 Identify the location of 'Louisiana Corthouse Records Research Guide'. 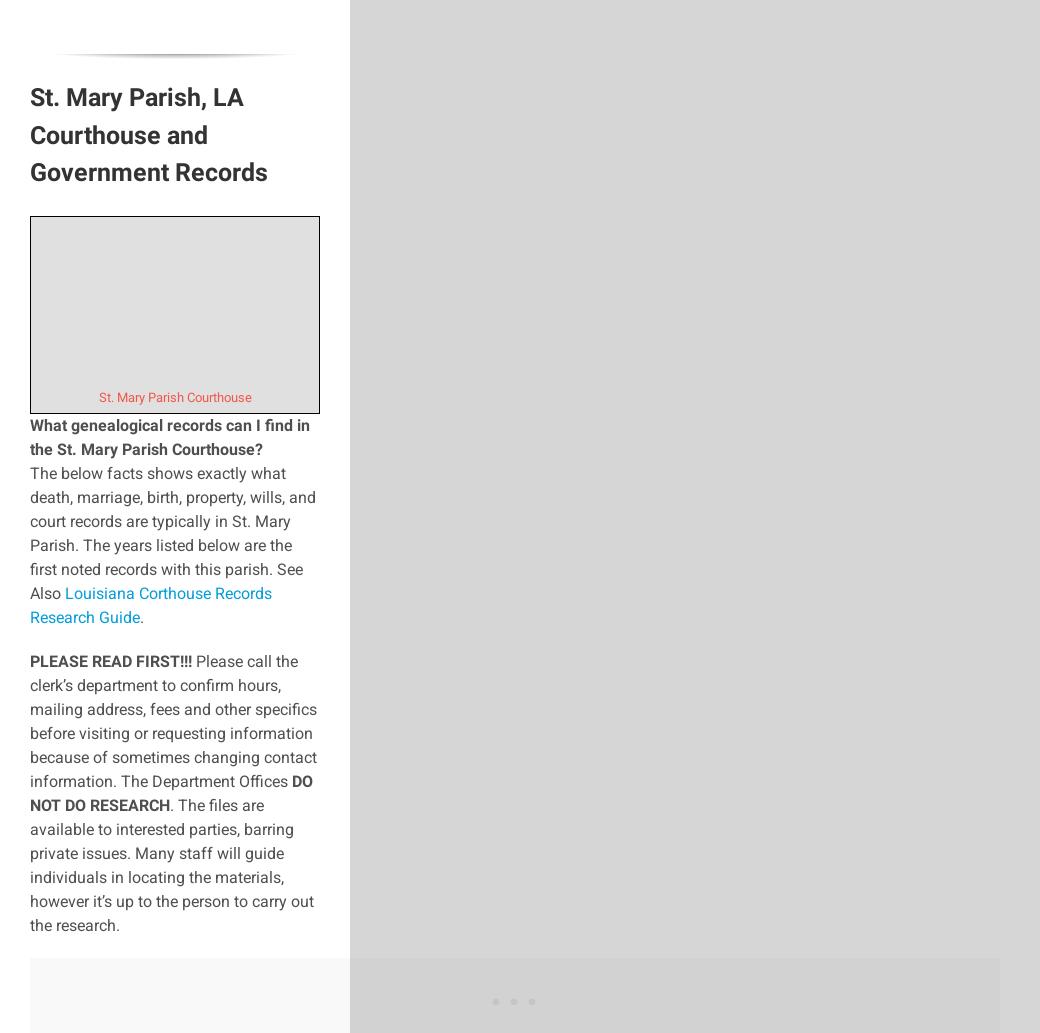
(151, 603).